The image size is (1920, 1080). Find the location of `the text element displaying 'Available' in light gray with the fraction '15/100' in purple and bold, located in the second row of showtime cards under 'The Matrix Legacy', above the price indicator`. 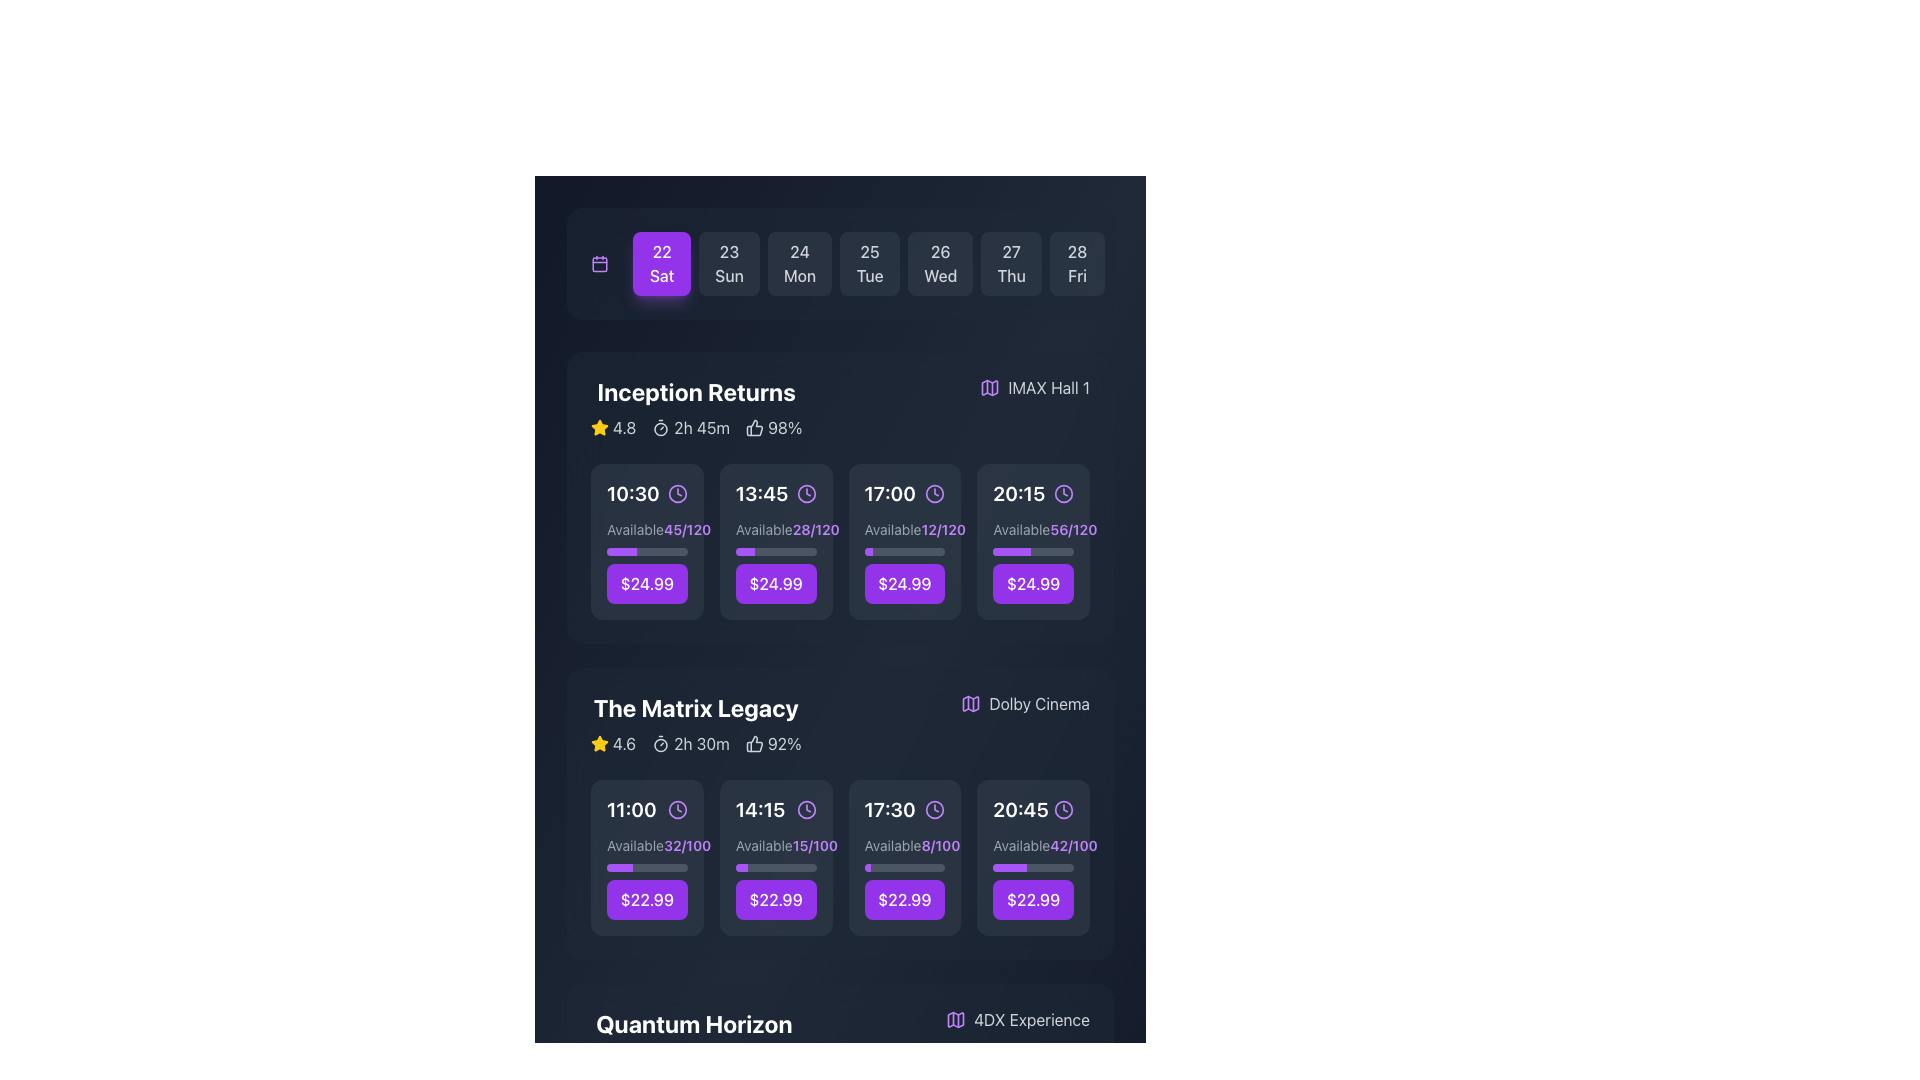

the text element displaying 'Available' in light gray with the fraction '15/100' in purple and bold, located in the second row of showtime cards under 'The Matrix Legacy', above the price indicator is located at coordinates (775, 845).